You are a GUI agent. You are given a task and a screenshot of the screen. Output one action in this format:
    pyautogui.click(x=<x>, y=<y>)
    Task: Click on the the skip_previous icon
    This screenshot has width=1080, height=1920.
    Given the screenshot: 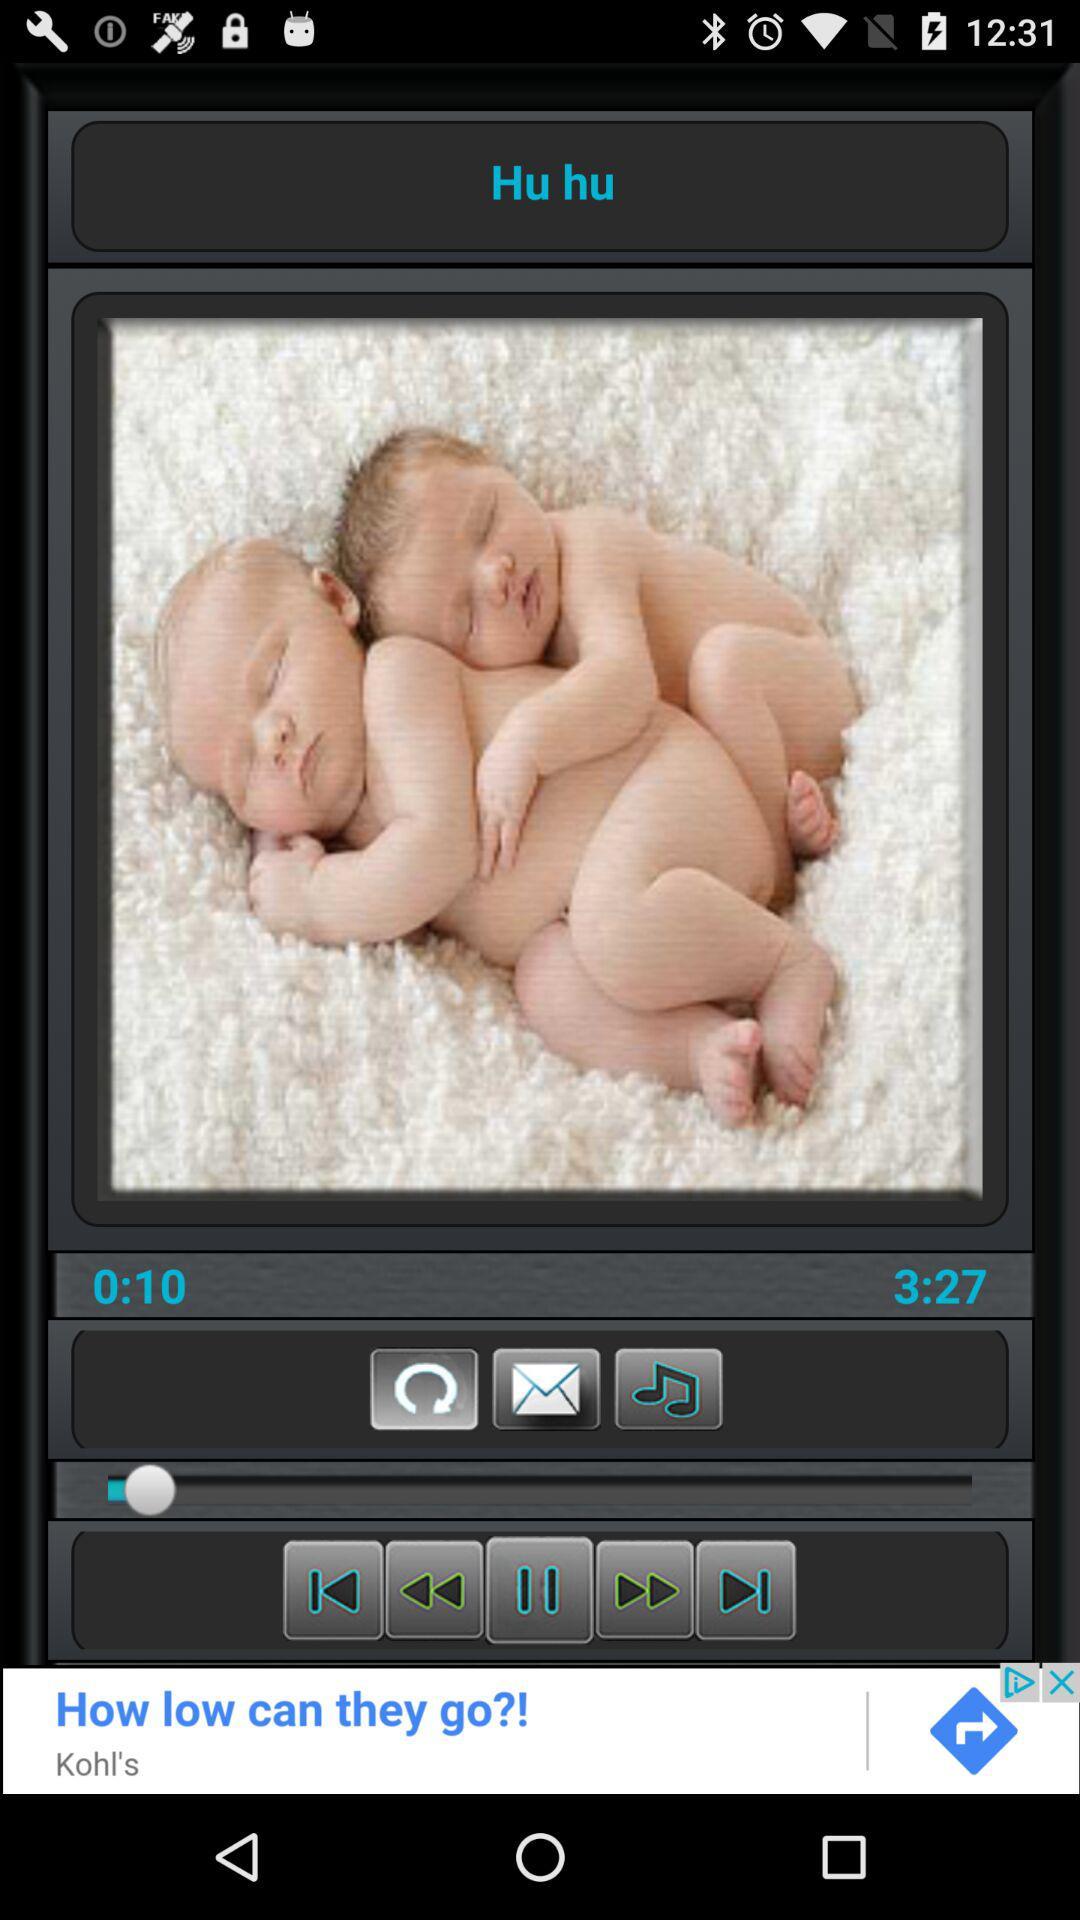 What is the action you would take?
    pyautogui.click(x=332, y=1701)
    